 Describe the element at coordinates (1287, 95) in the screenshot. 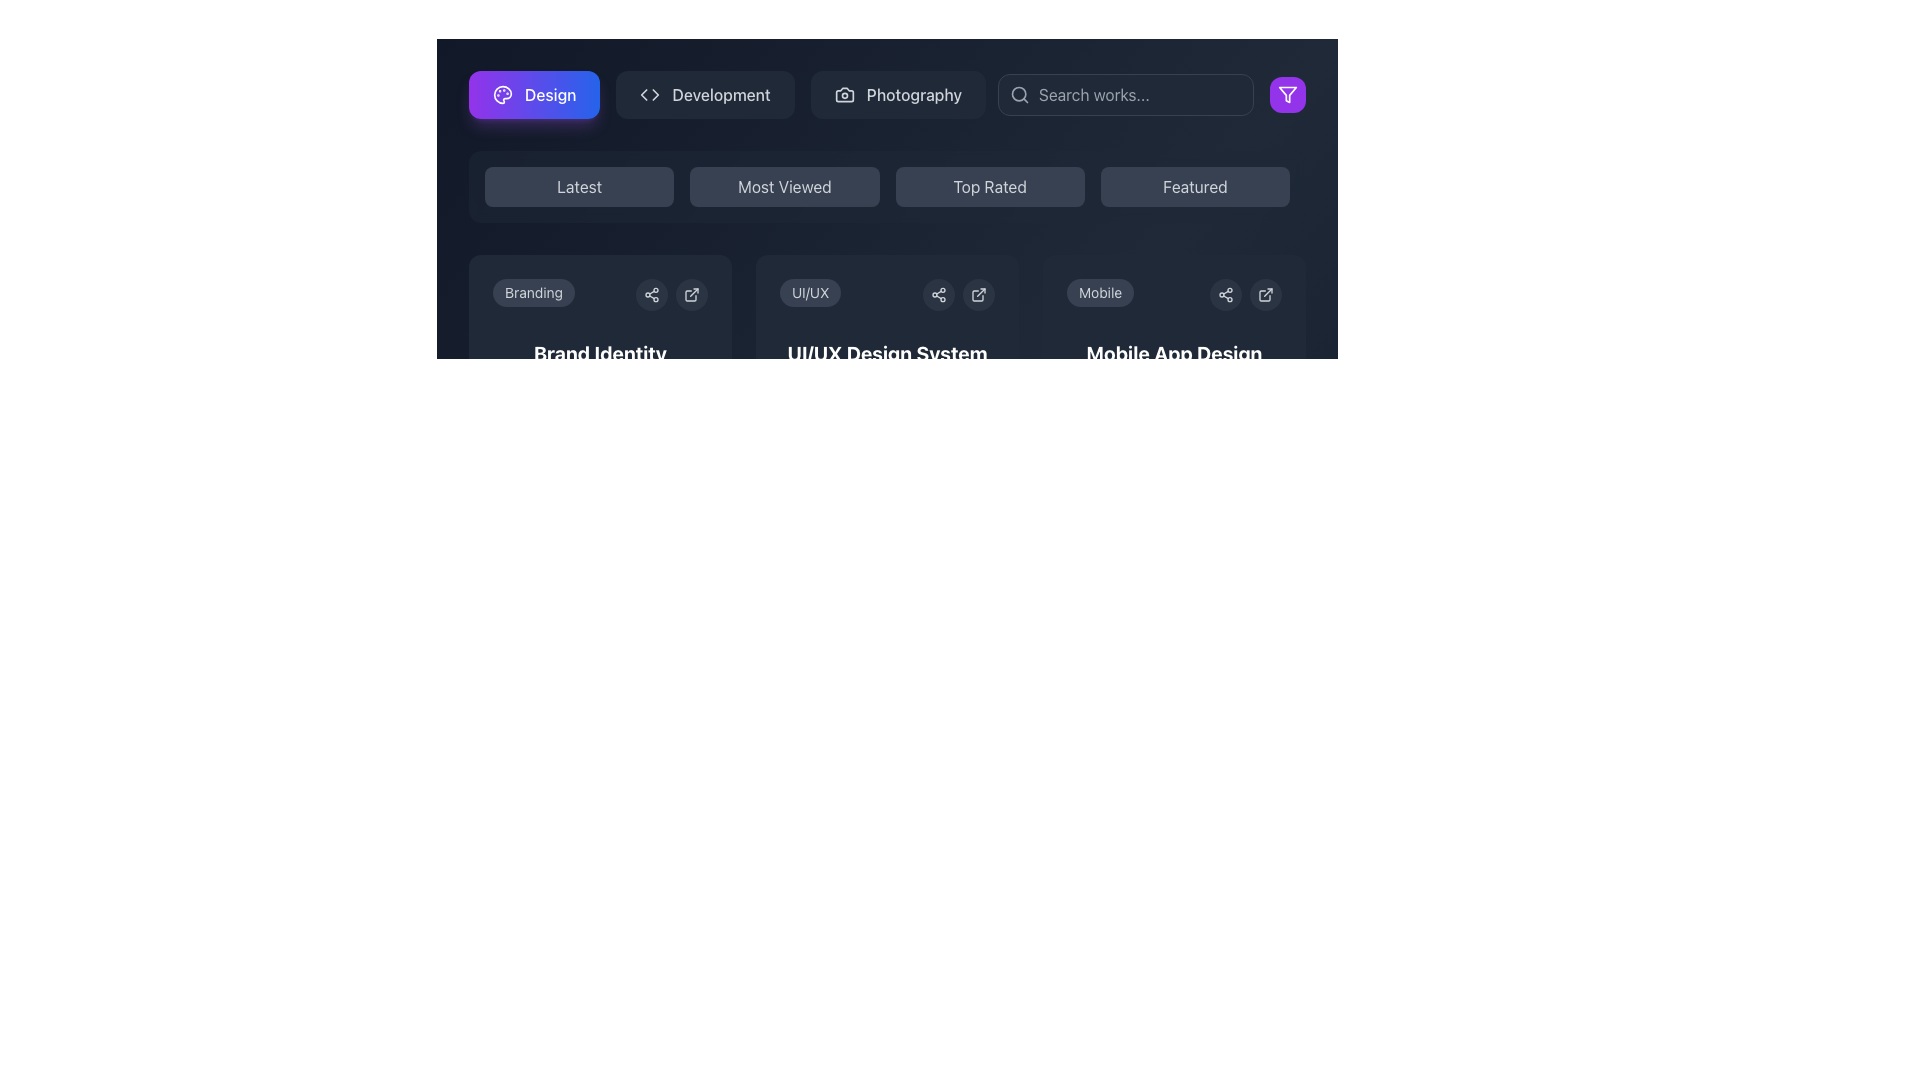

I see `the funnel-shaped icon button in the top-right toolbar` at that location.